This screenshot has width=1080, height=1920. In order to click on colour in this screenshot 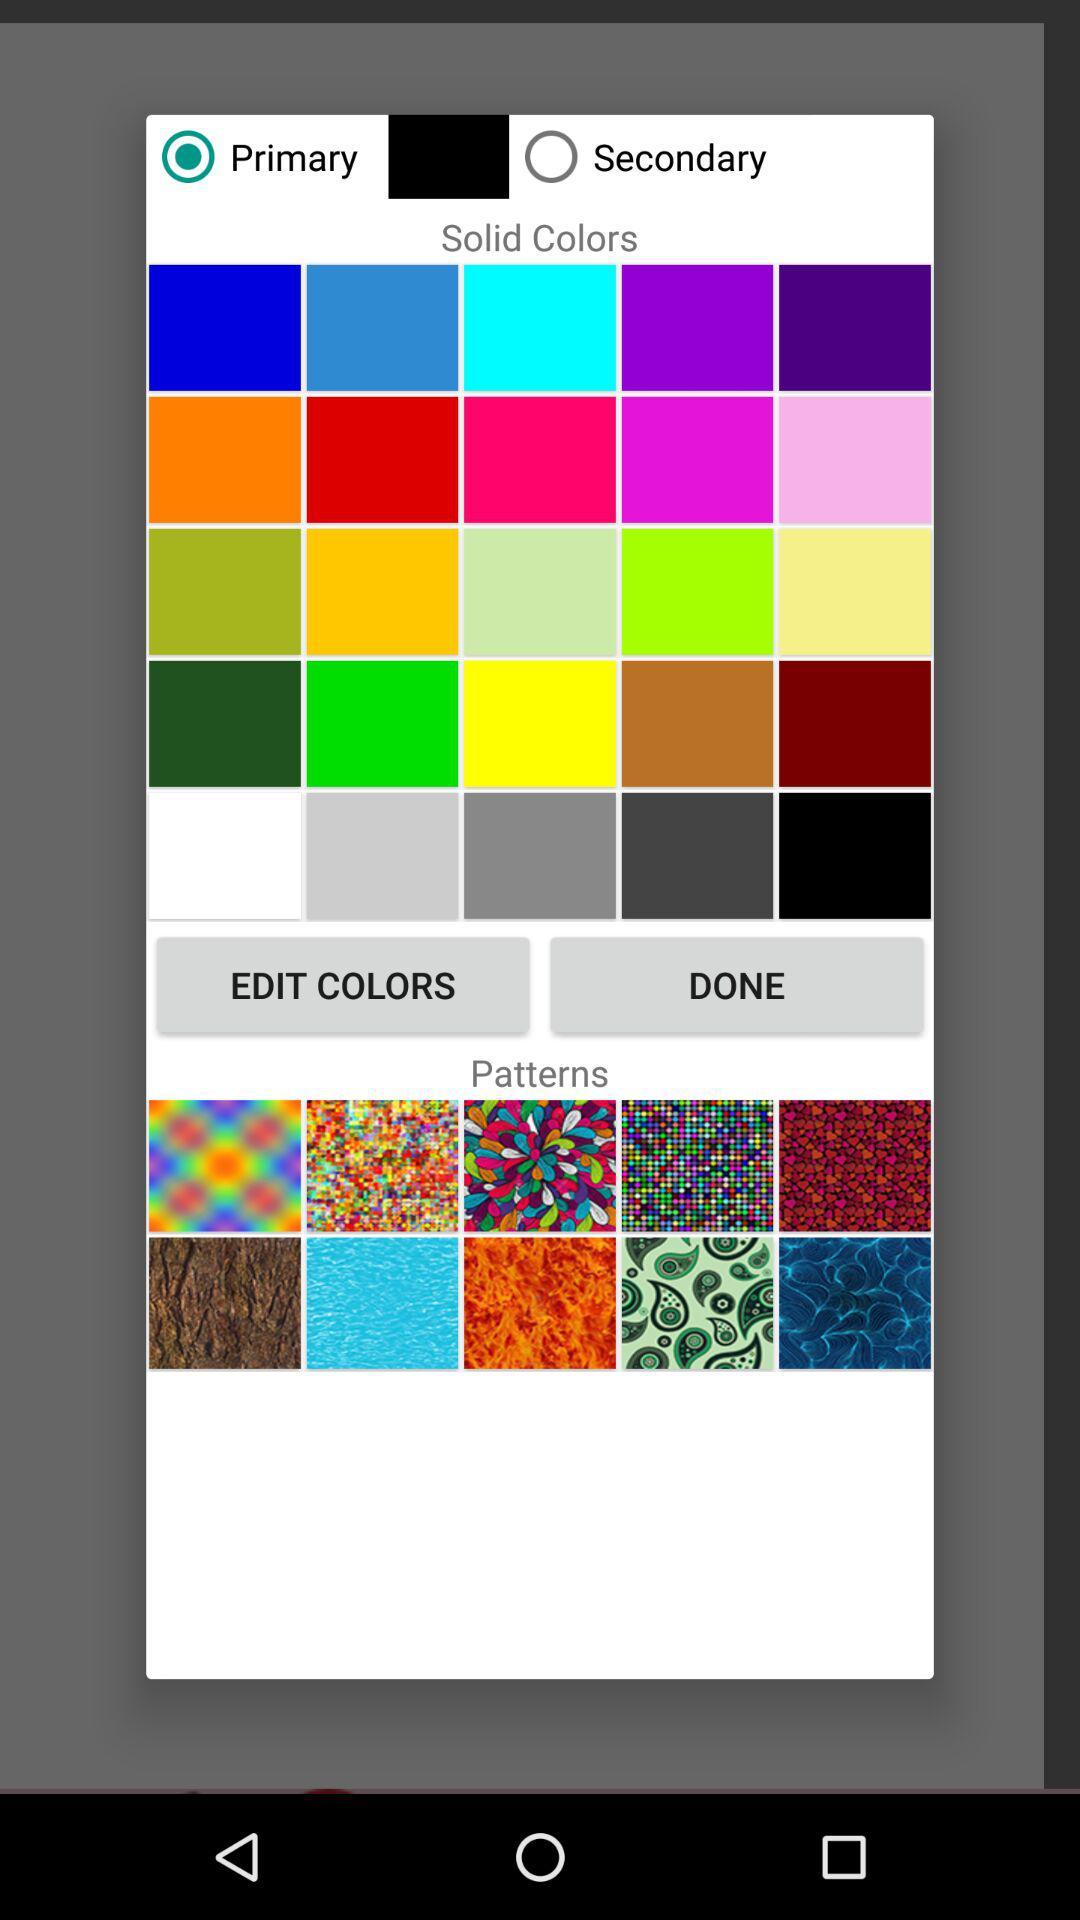, I will do `click(382, 590)`.